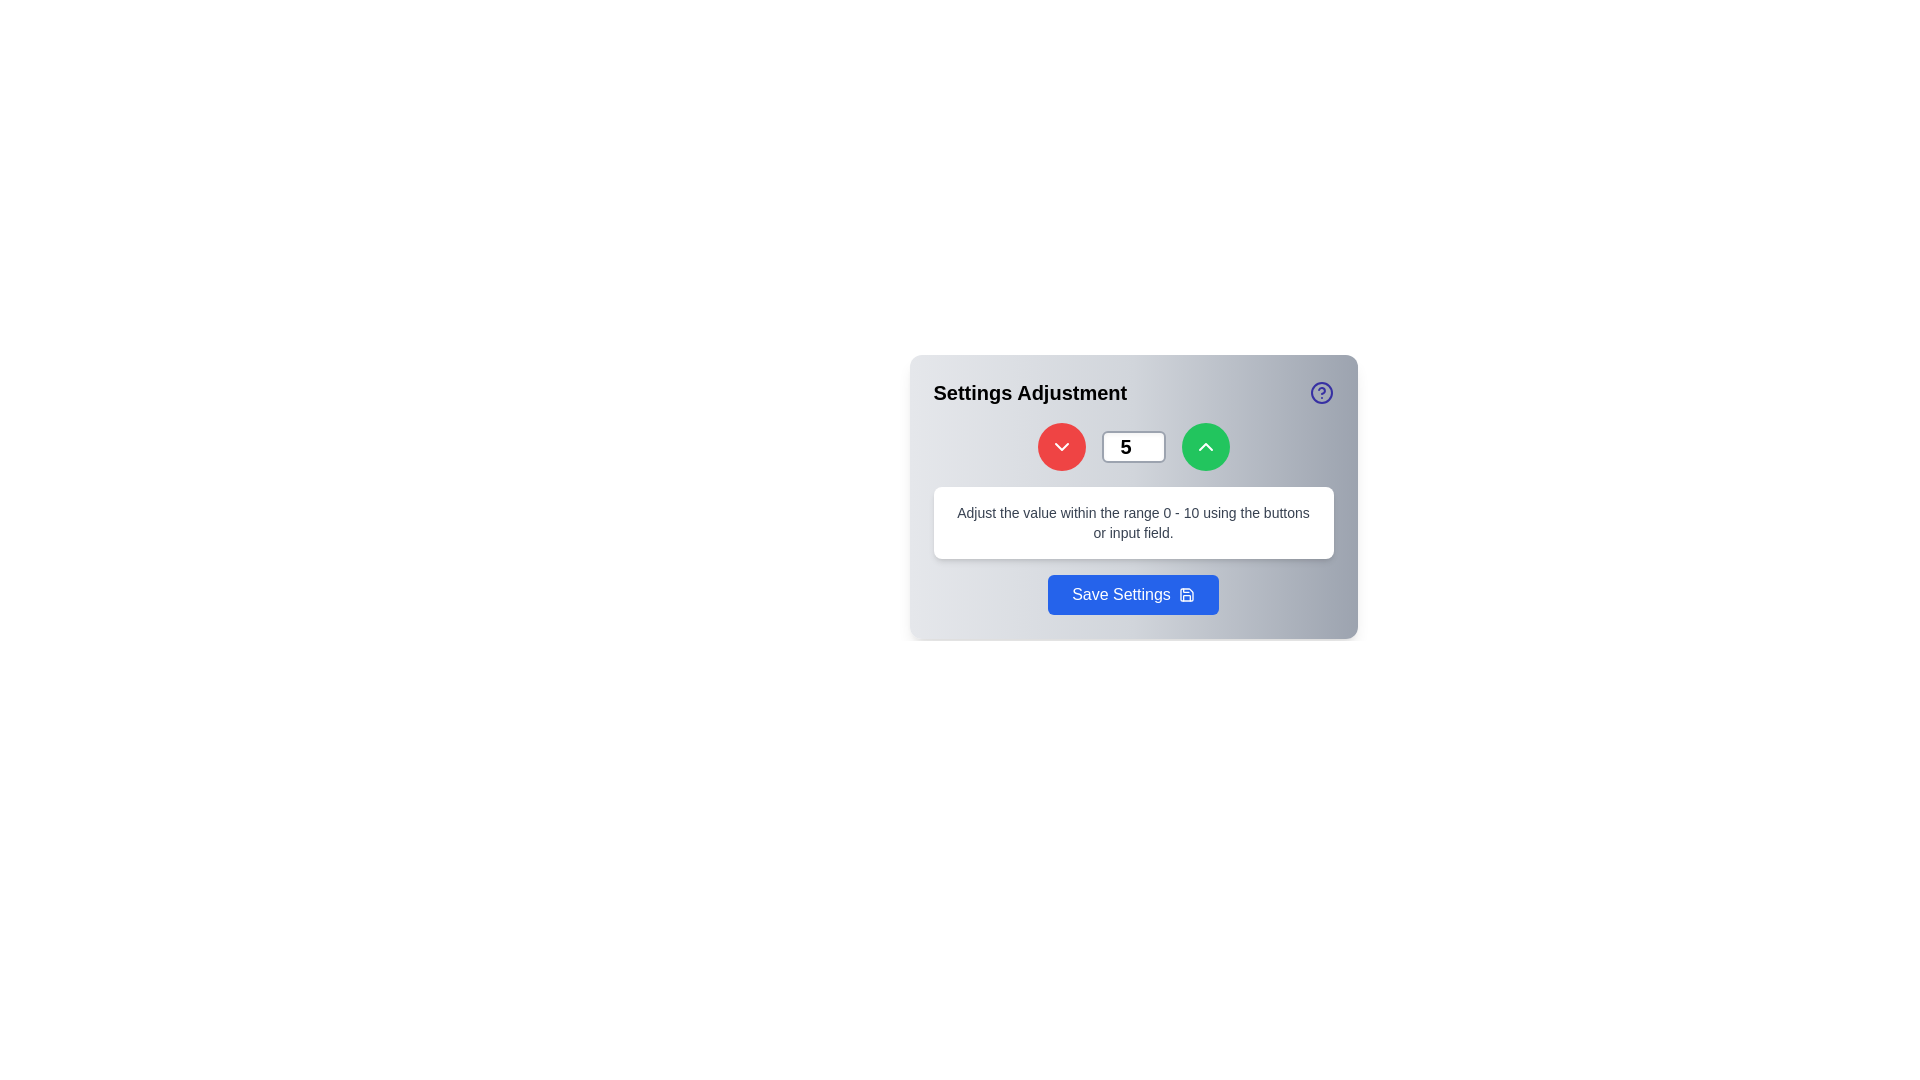 This screenshot has width=1920, height=1080. I want to click on the decrease value button in the 'Settings Adjustment' interface, so click(1060, 446).